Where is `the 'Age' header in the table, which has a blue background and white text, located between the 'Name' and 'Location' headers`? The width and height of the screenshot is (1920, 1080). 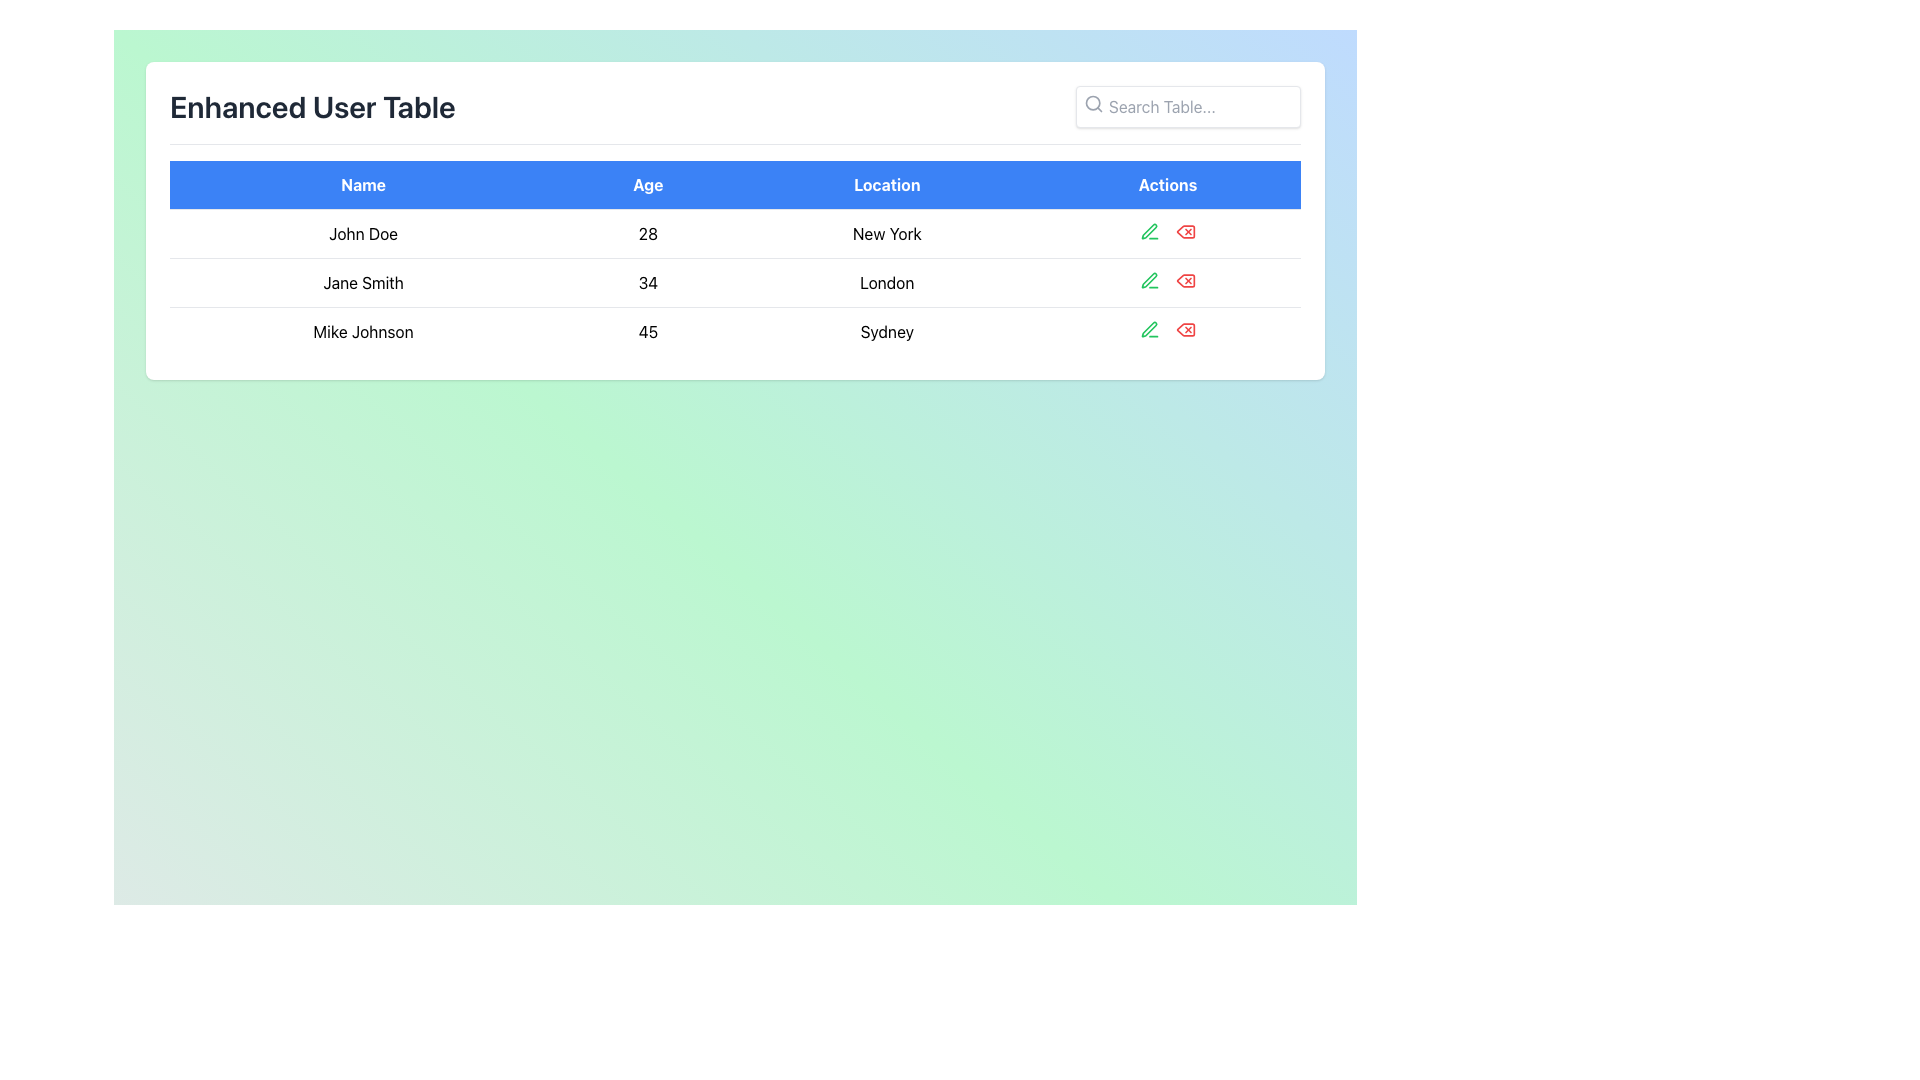 the 'Age' header in the table, which has a blue background and white text, located between the 'Name' and 'Location' headers is located at coordinates (648, 185).